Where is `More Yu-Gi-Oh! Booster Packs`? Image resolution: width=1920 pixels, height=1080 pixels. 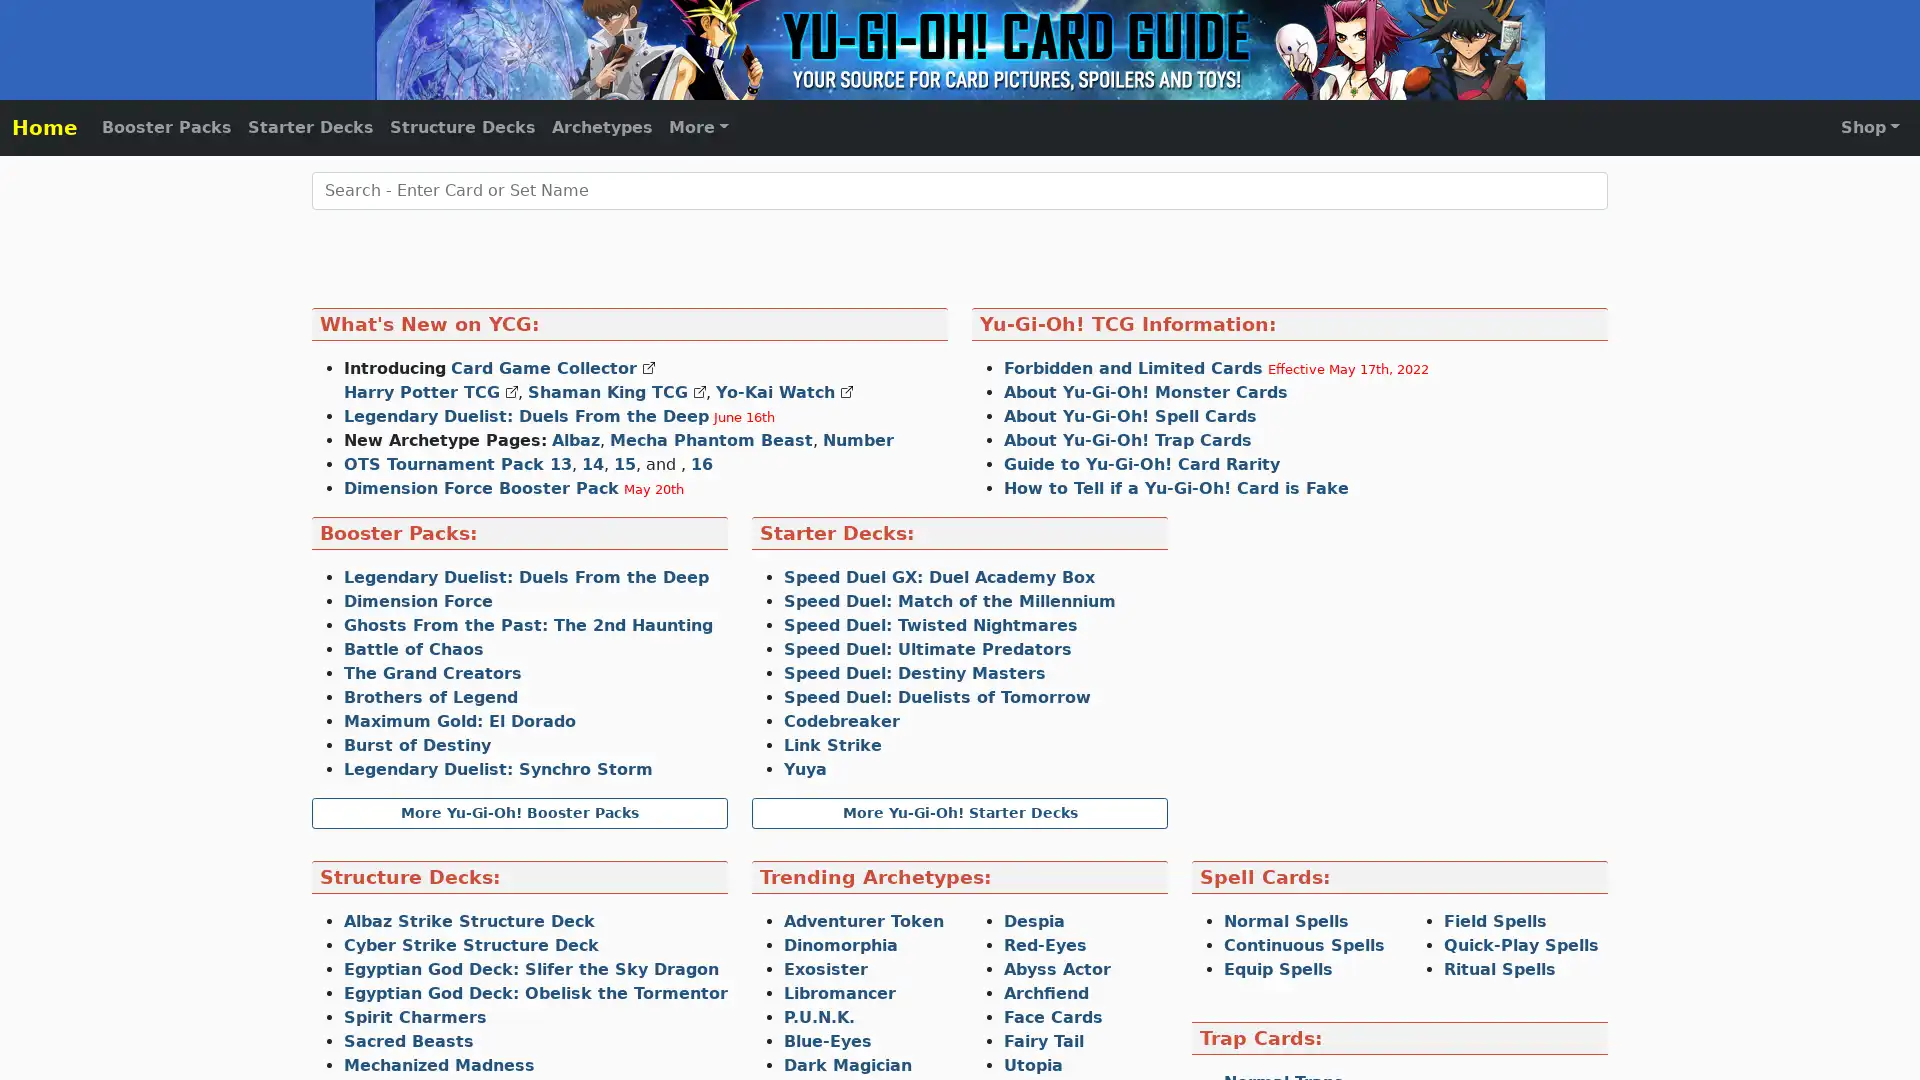 More Yu-Gi-Oh! Booster Packs is located at coordinates (519, 813).